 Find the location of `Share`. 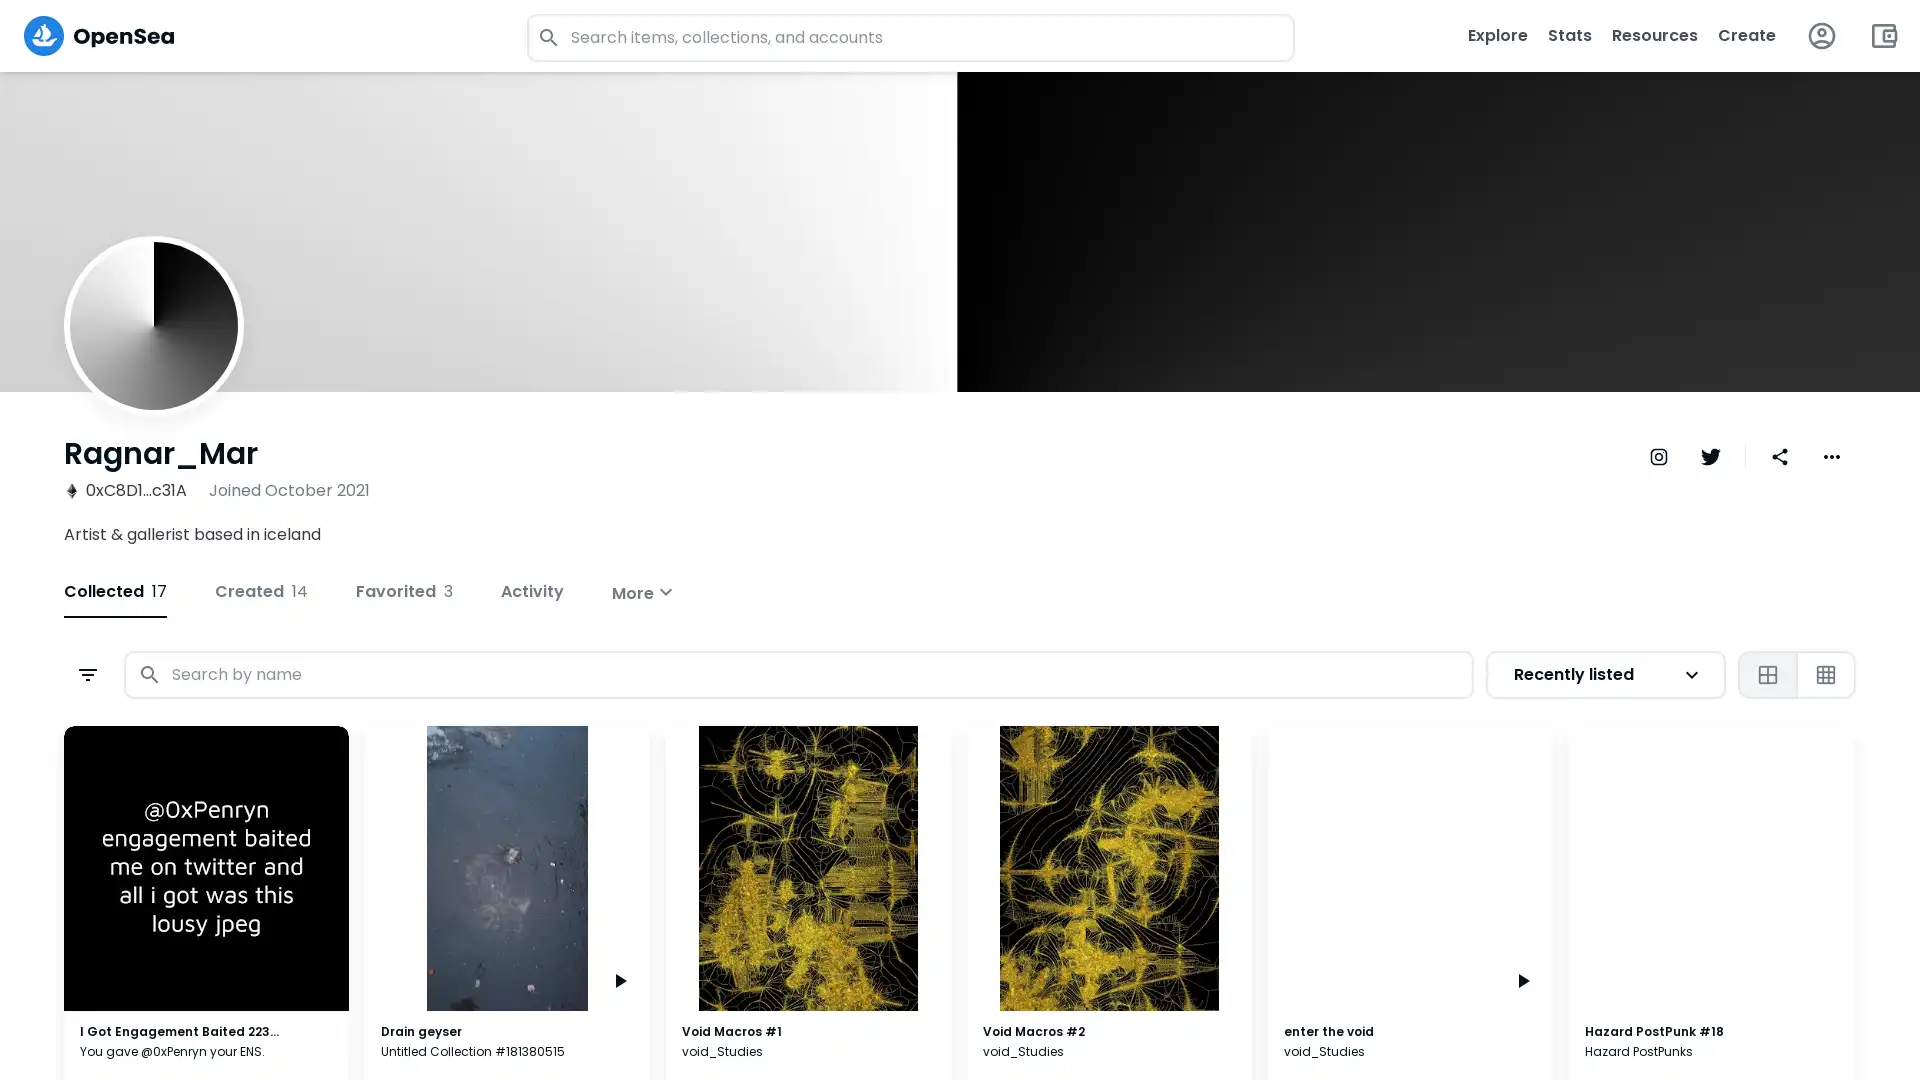

Share is located at coordinates (1780, 455).